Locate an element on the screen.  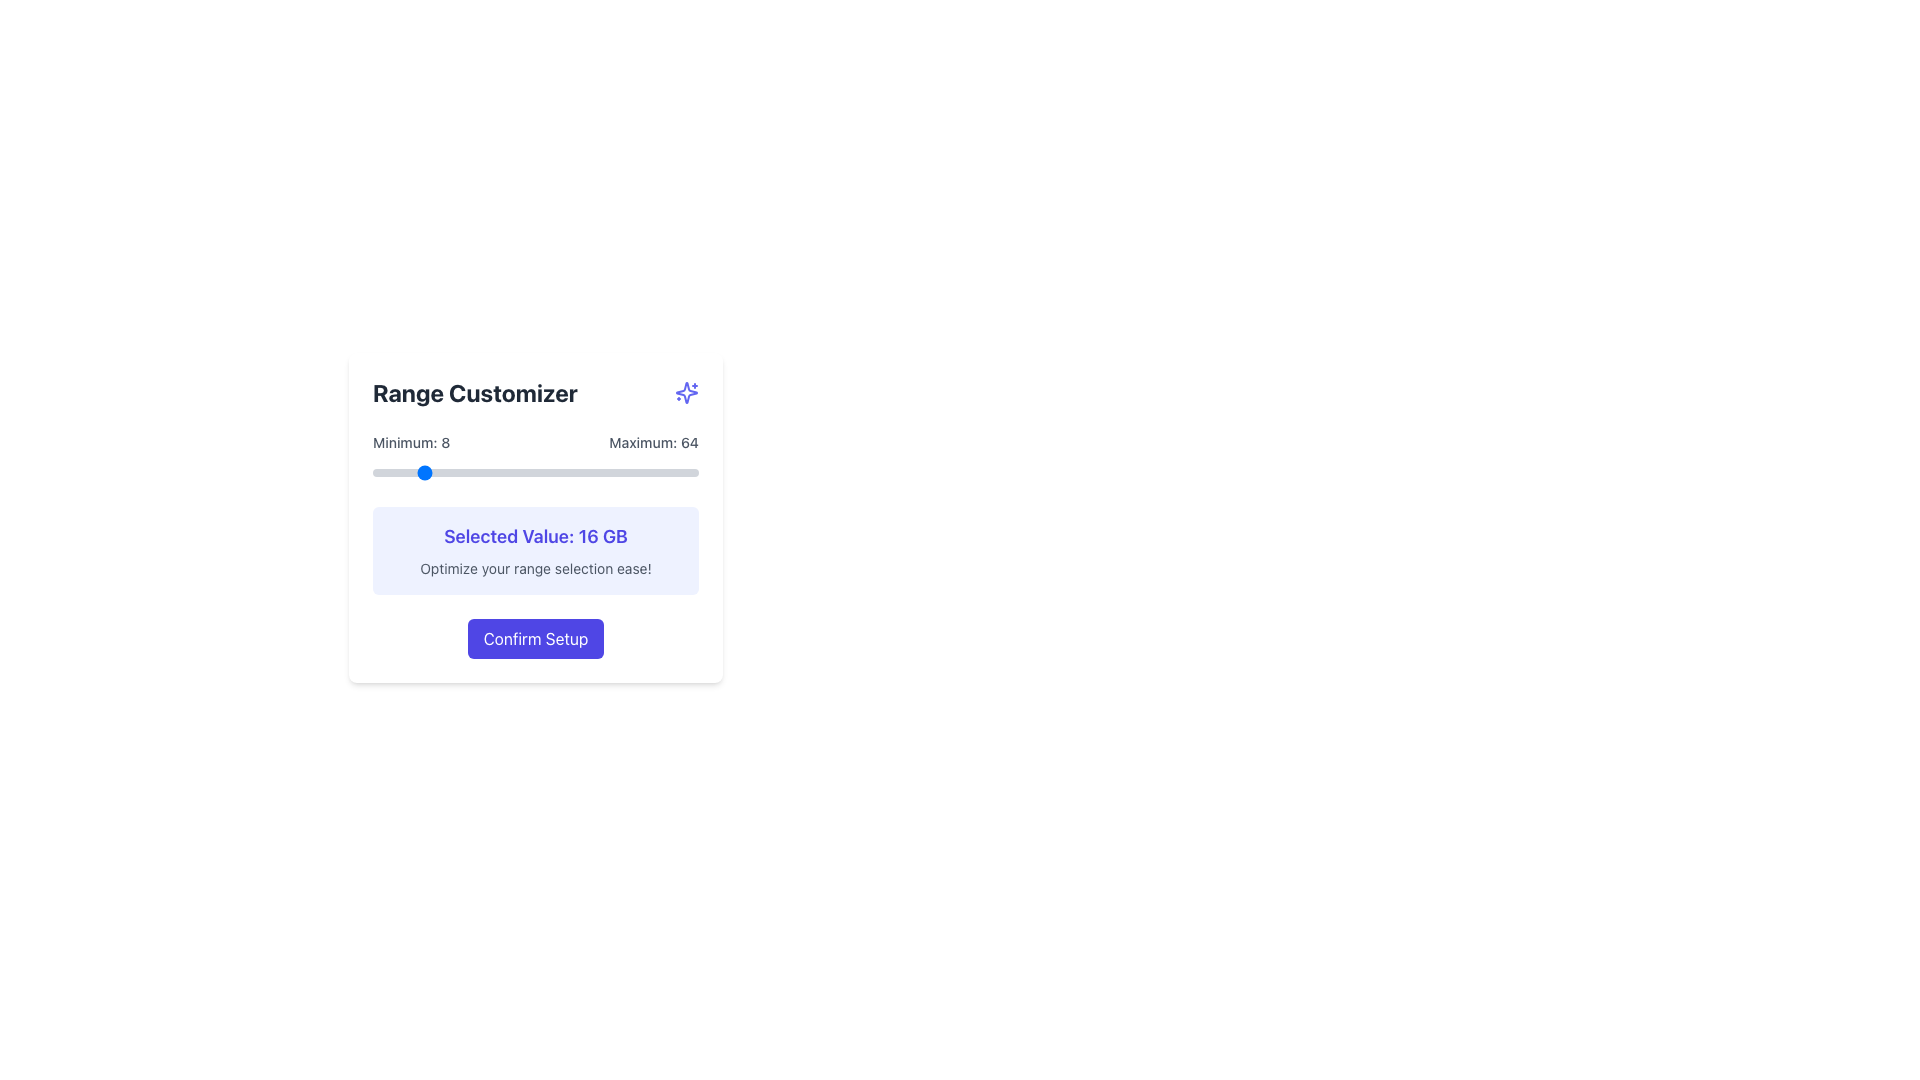
the slider value is located at coordinates (628, 473).